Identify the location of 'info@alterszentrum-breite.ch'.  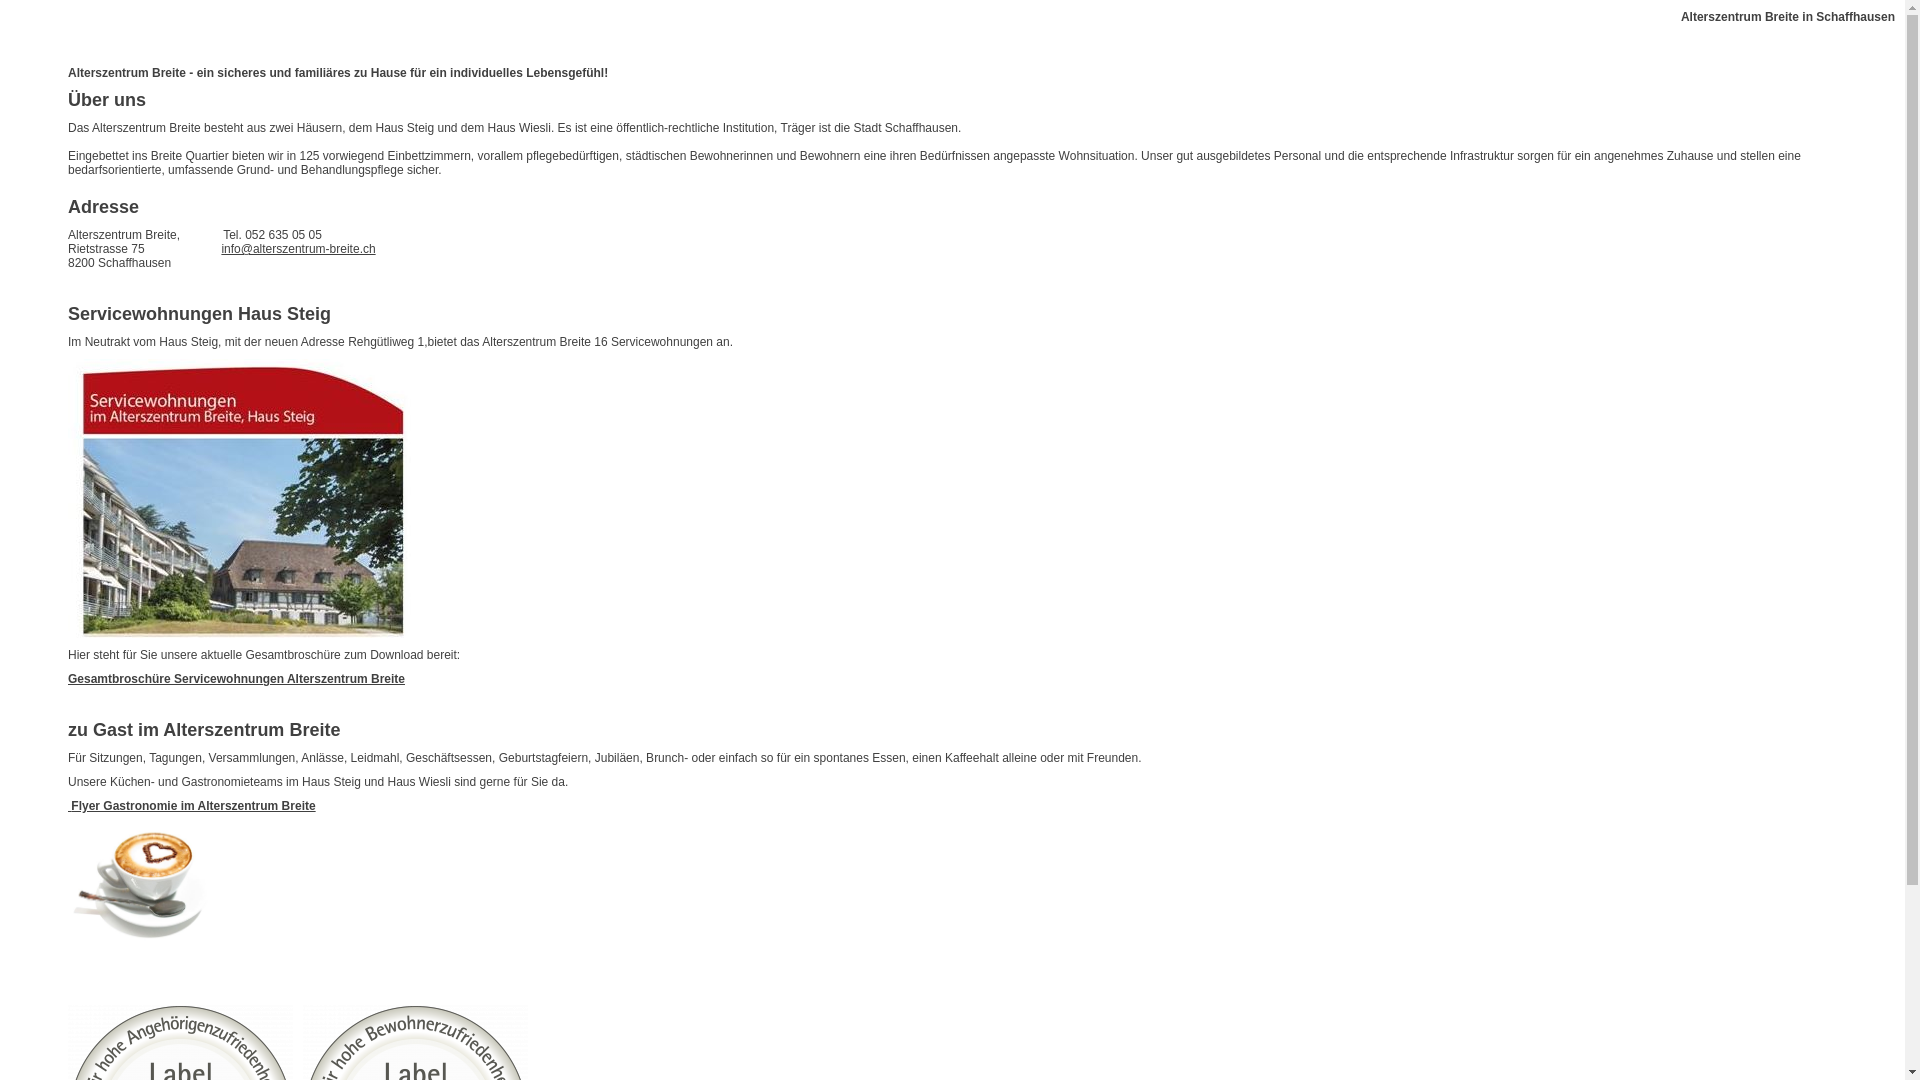
(296, 248).